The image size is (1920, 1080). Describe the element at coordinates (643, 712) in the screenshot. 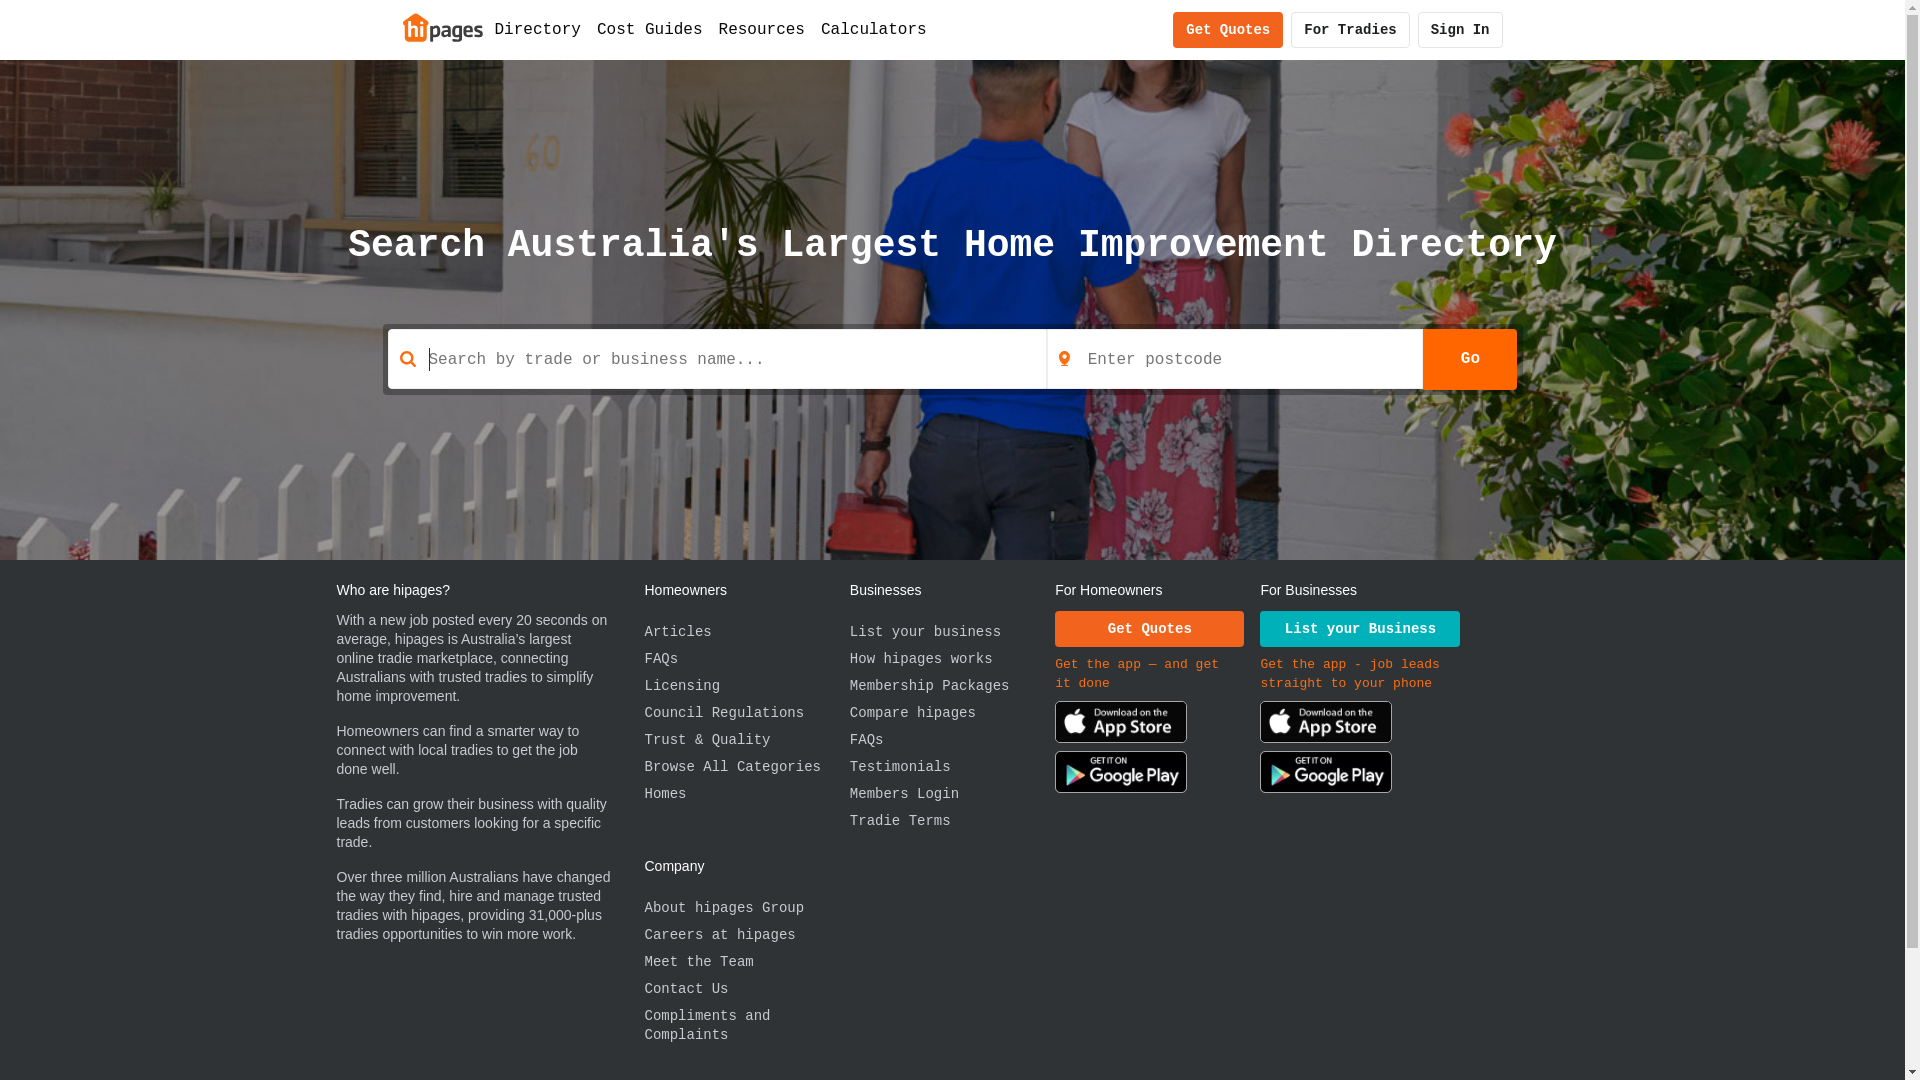

I see `'Council Regulations'` at that location.